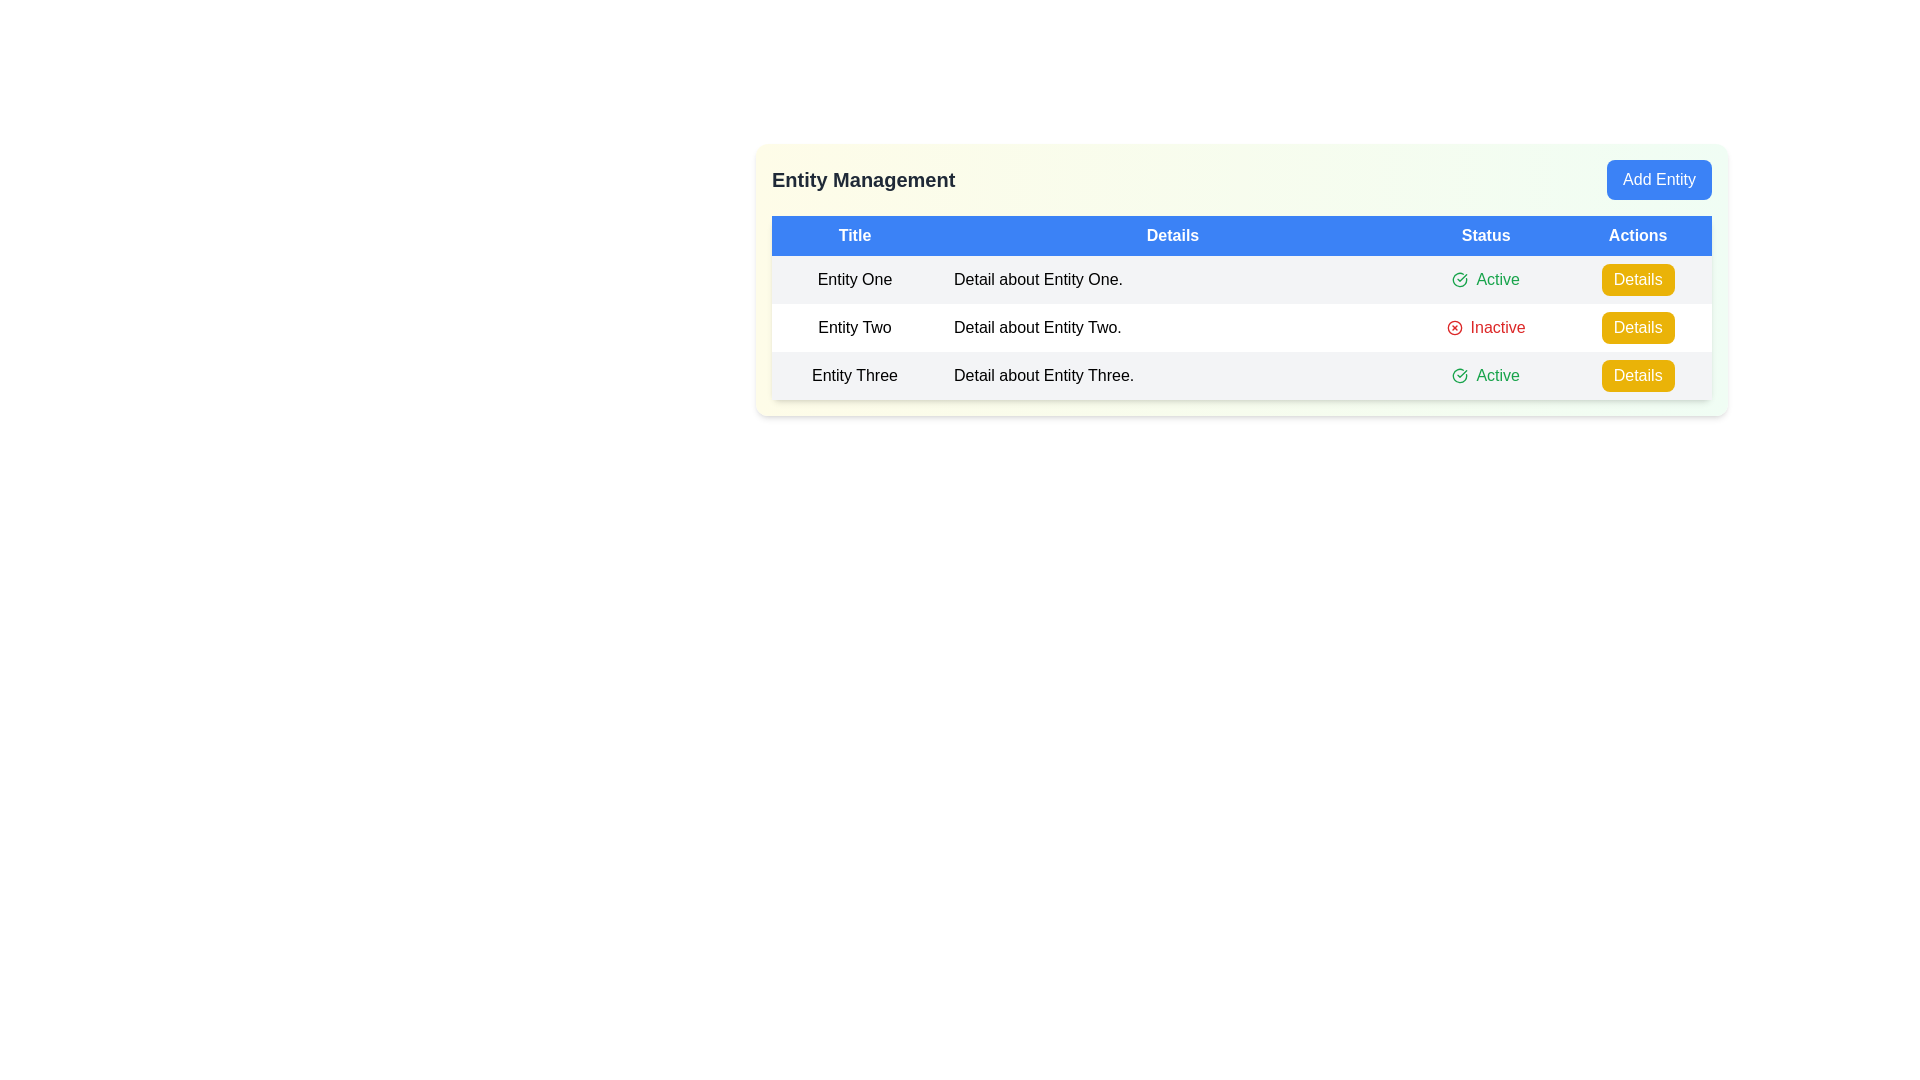 Image resolution: width=1920 pixels, height=1080 pixels. I want to click on the 'Details' button with a yellow background located at the rightmost side of the bottom row in the data grid, so click(1637, 375).